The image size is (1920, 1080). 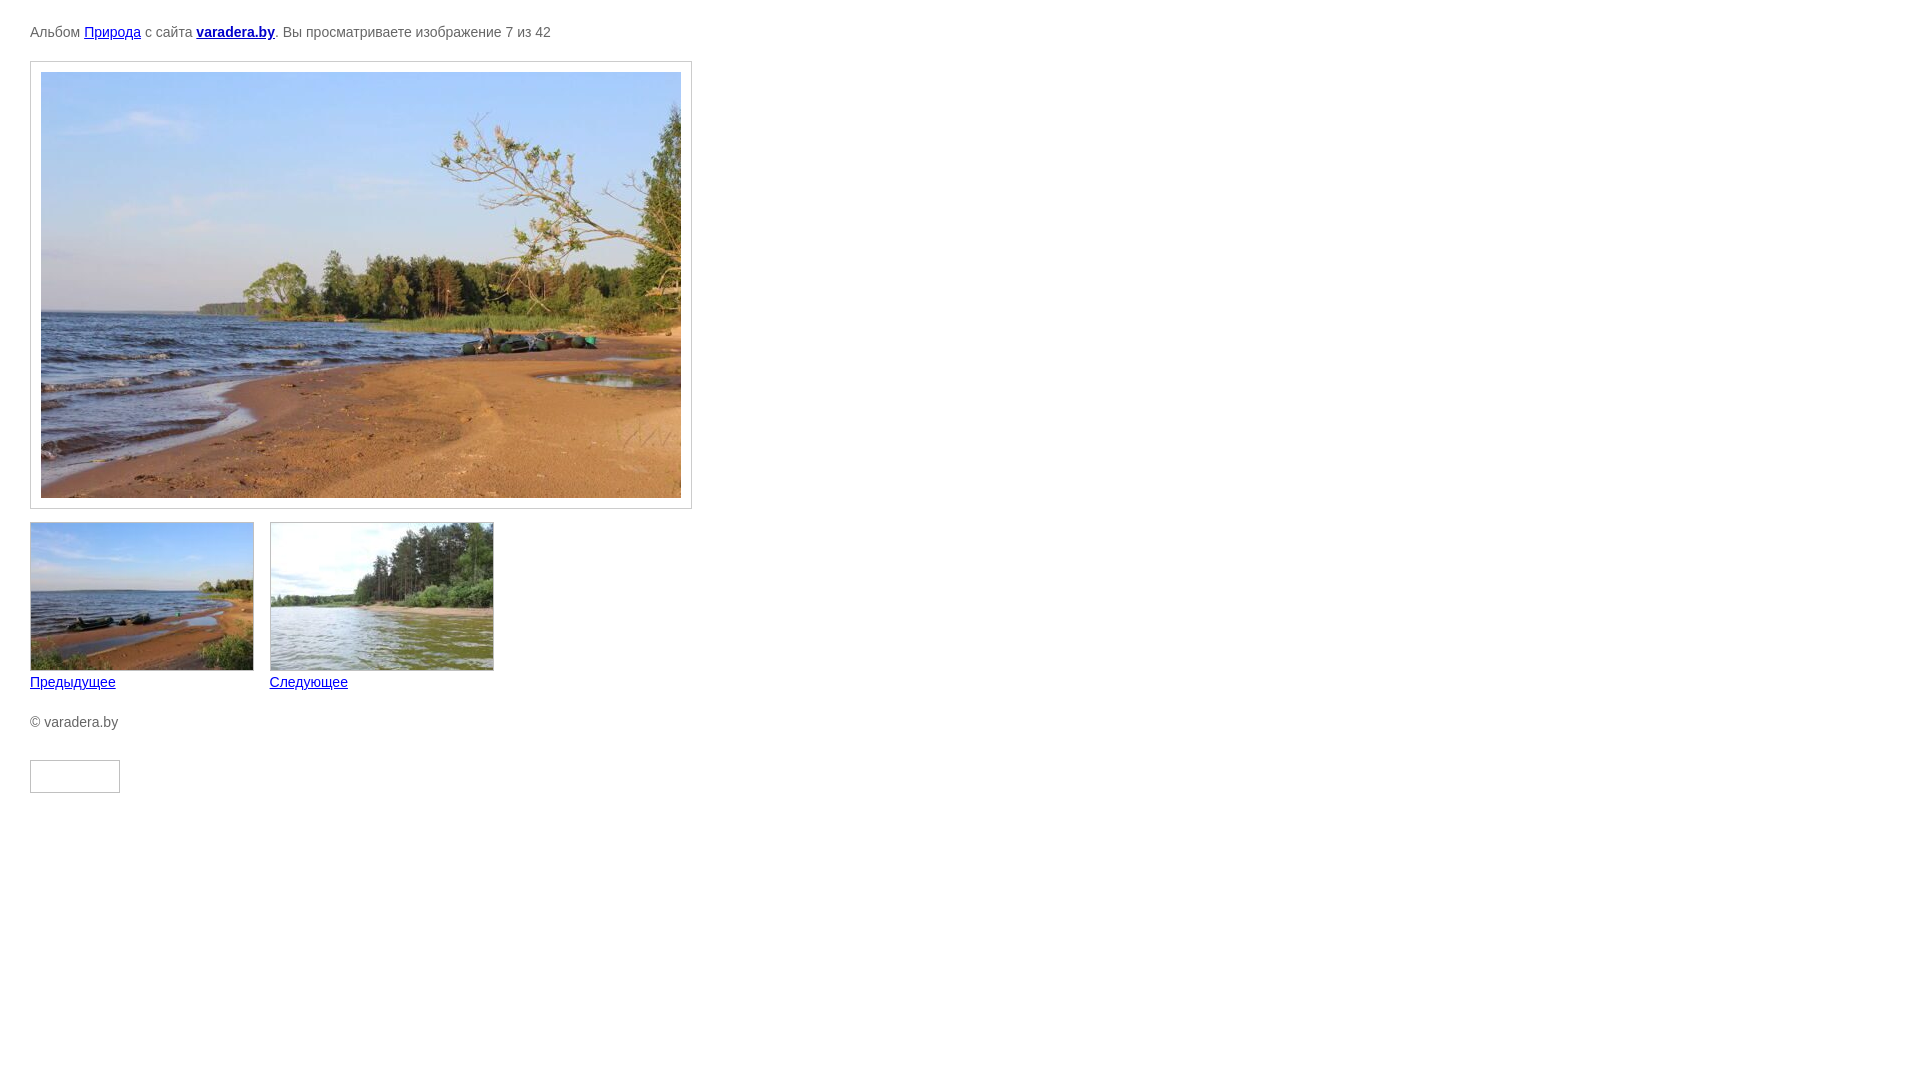 I want to click on 'varadera.by', so click(x=235, y=31).